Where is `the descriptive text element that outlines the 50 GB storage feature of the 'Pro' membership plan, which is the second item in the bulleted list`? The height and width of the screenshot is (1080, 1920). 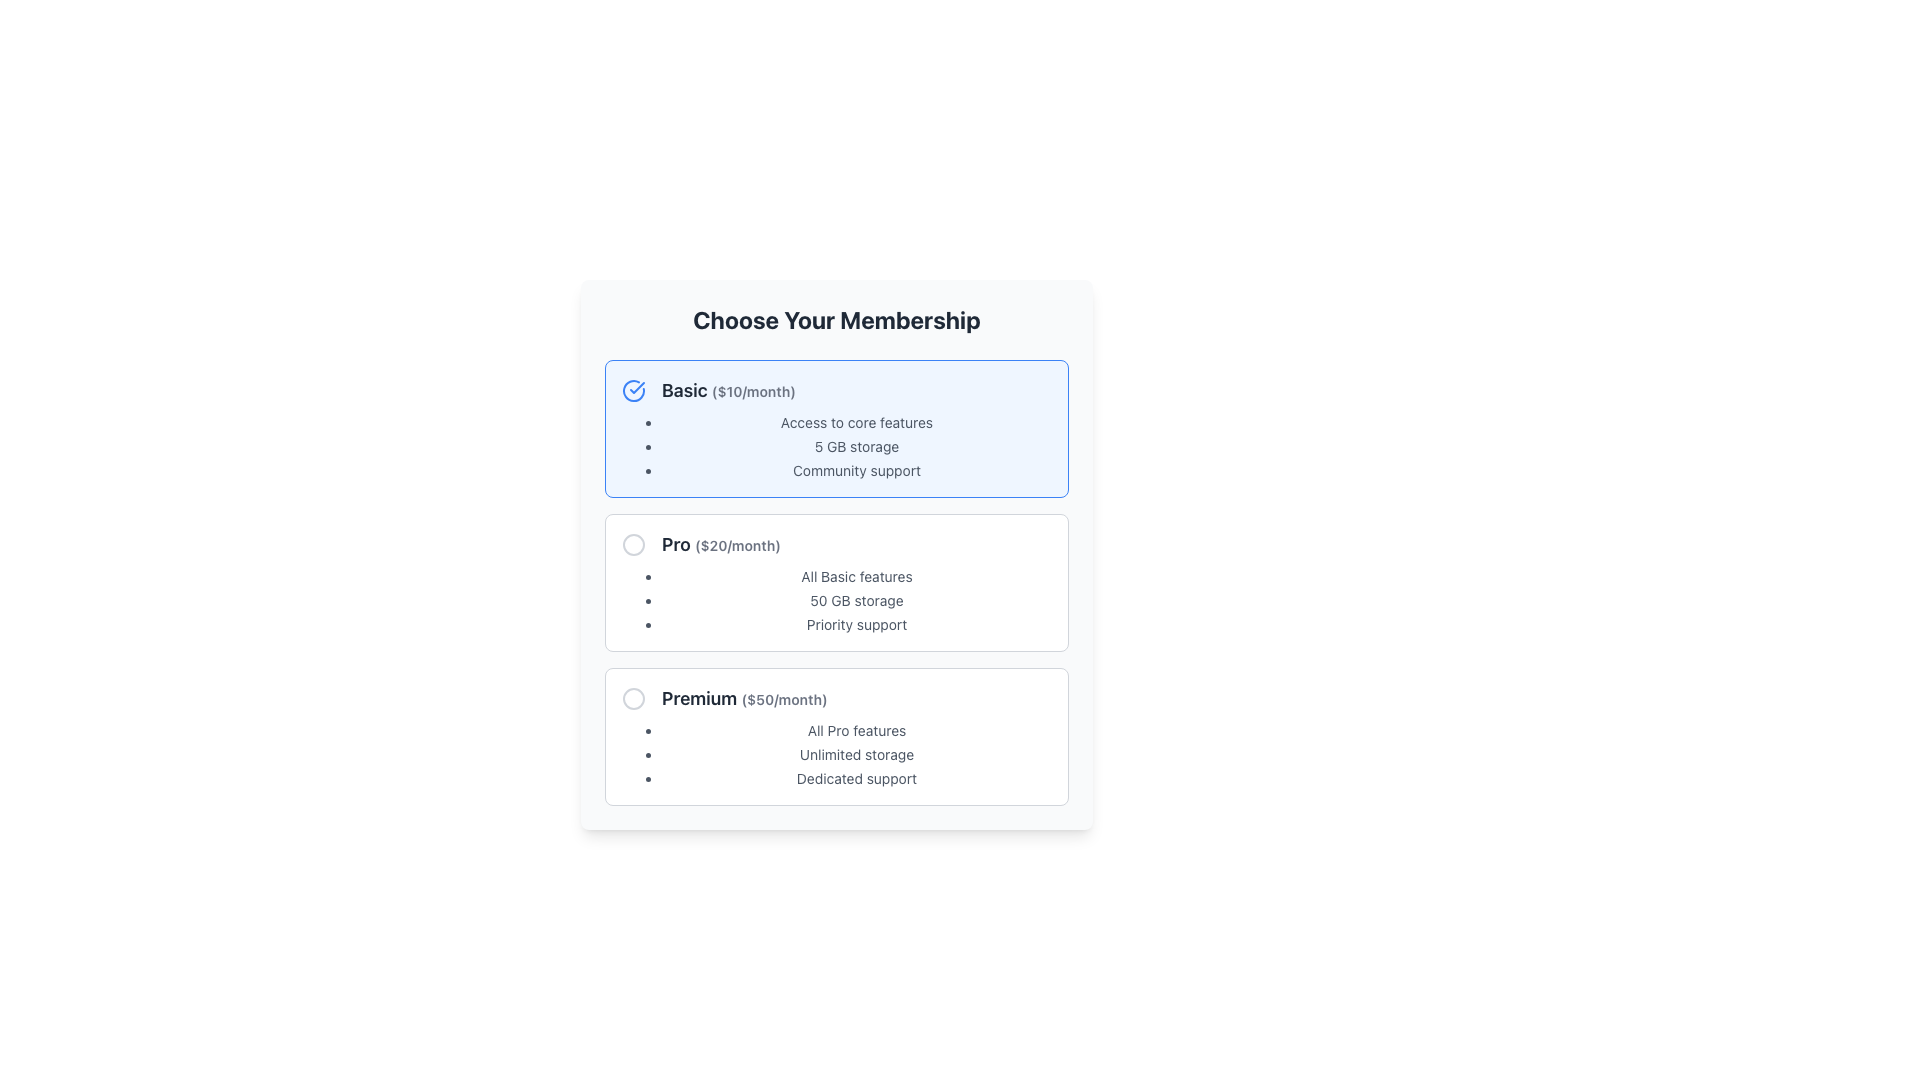 the descriptive text element that outlines the 50 GB storage feature of the 'Pro' membership plan, which is the second item in the bulleted list is located at coordinates (857, 600).